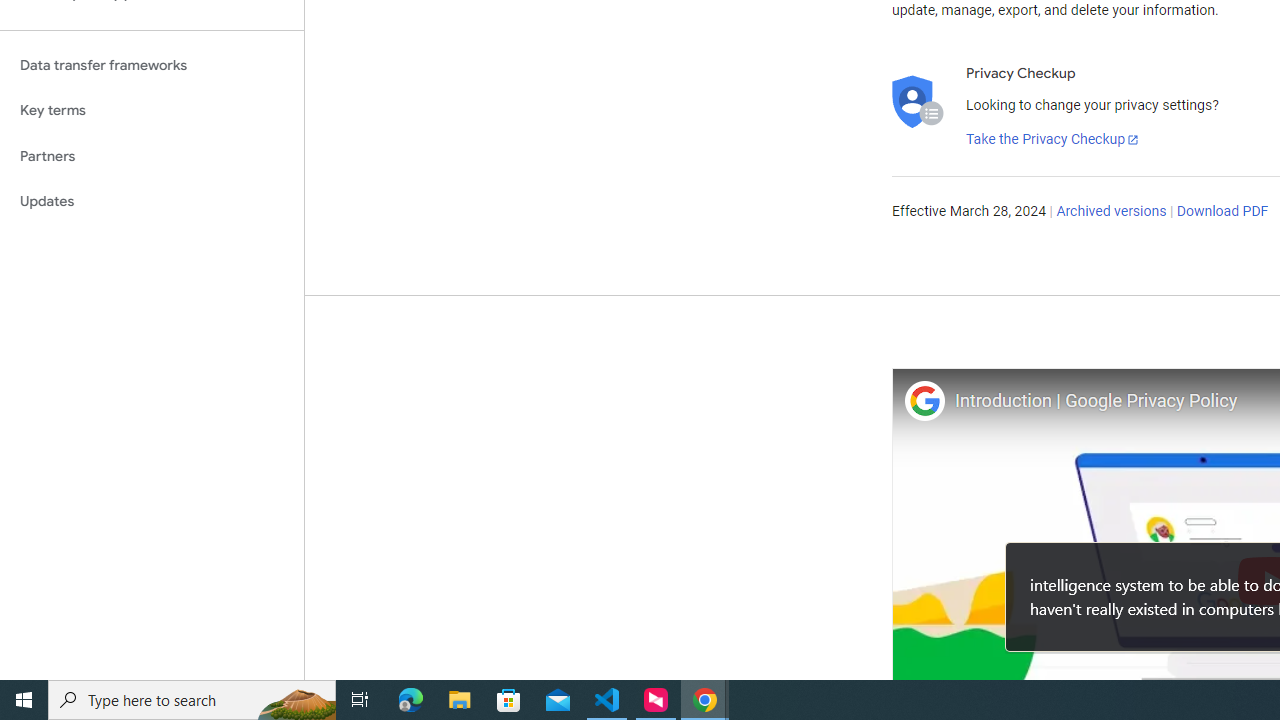 Image resolution: width=1280 pixels, height=720 pixels. I want to click on 'Data transfer frameworks', so click(151, 64).